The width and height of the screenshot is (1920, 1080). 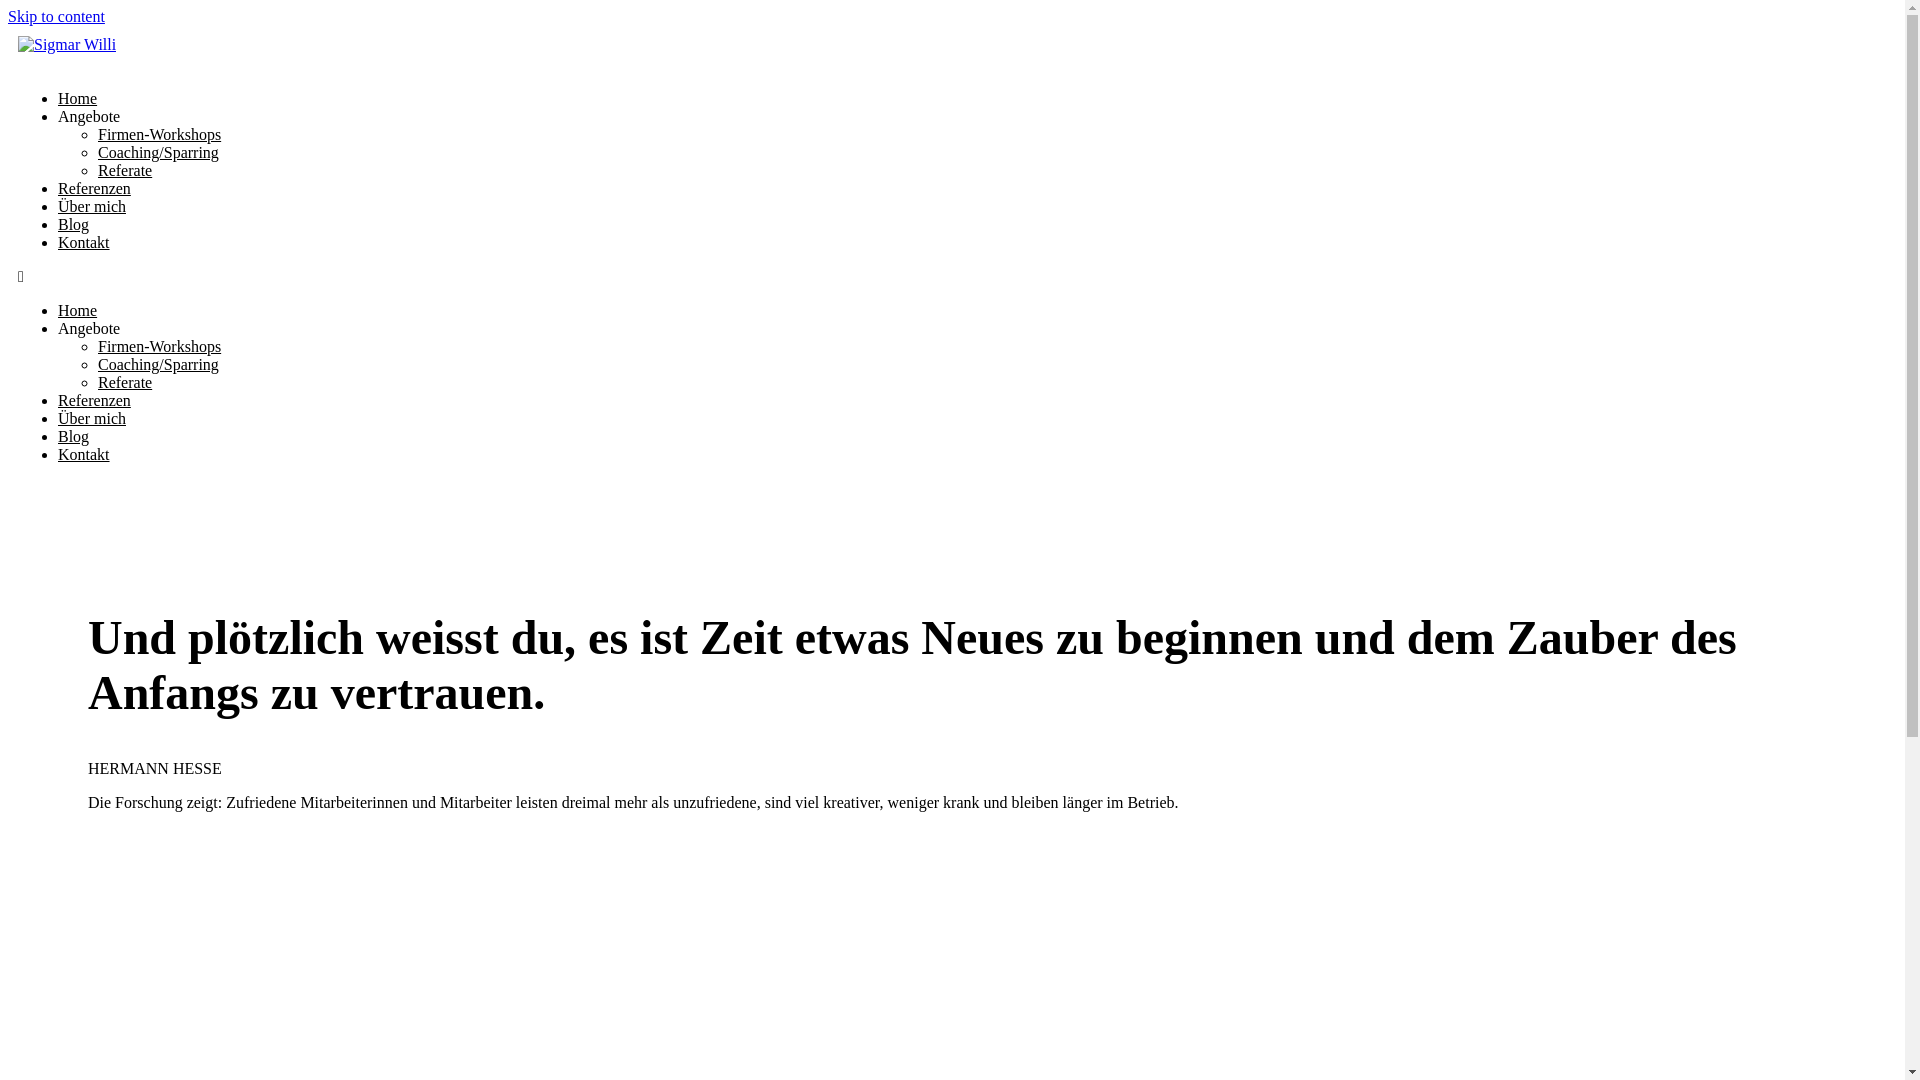 What do you see at coordinates (123, 169) in the screenshot?
I see `'Referate'` at bounding box center [123, 169].